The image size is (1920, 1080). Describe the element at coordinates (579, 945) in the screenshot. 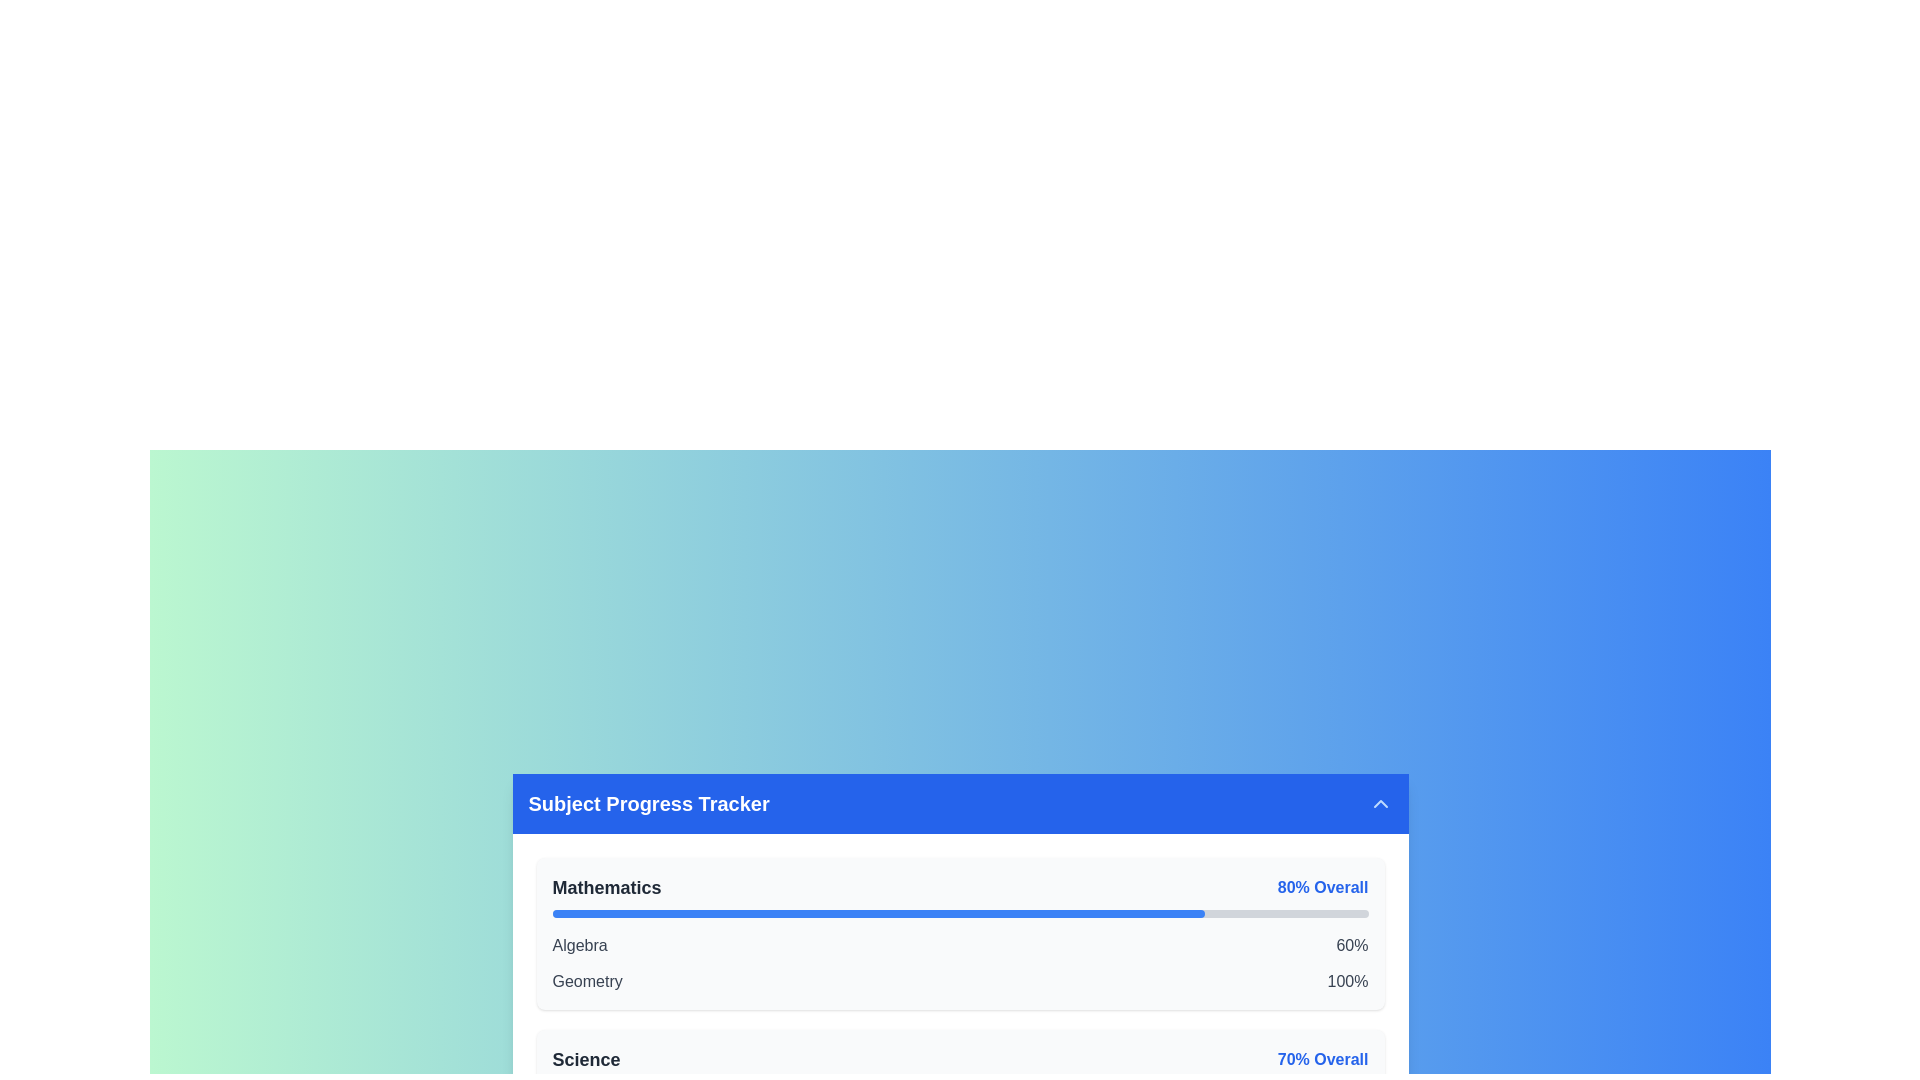

I see `text element labeled 'Algebra', which is styled in a medium font weight and appears dark-gray on a light background, located in the 'Subject Progress Tracker' module` at that location.